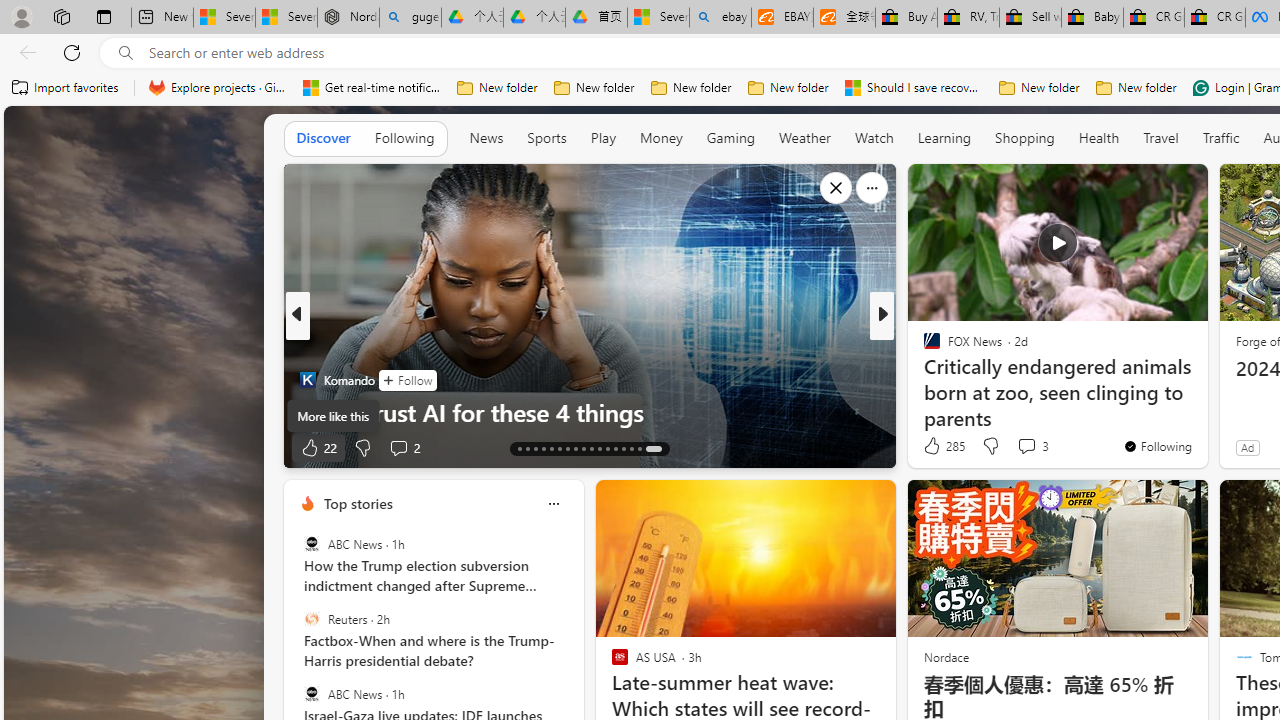 The image size is (1280, 720). Describe the element at coordinates (1220, 137) in the screenshot. I see `'Traffic'` at that location.